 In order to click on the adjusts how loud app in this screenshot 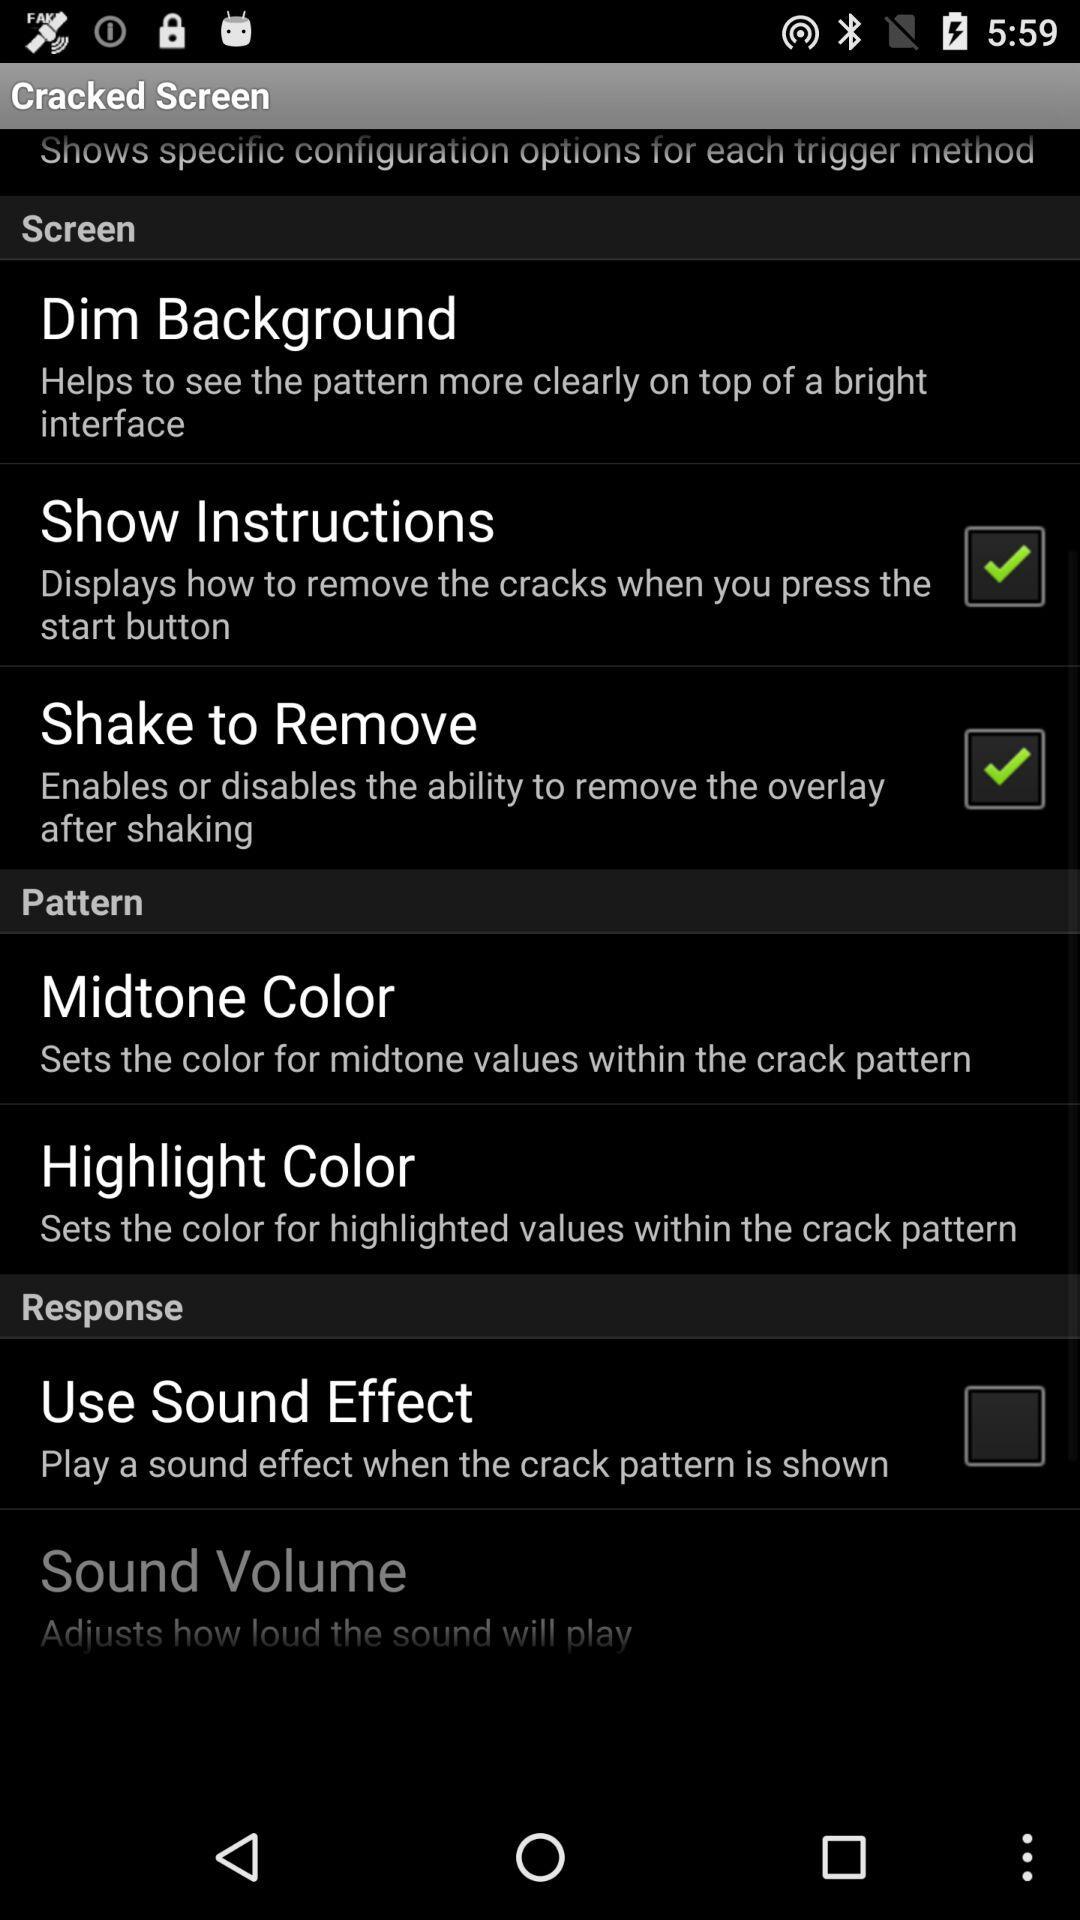, I will do `click(334, 1632)`.